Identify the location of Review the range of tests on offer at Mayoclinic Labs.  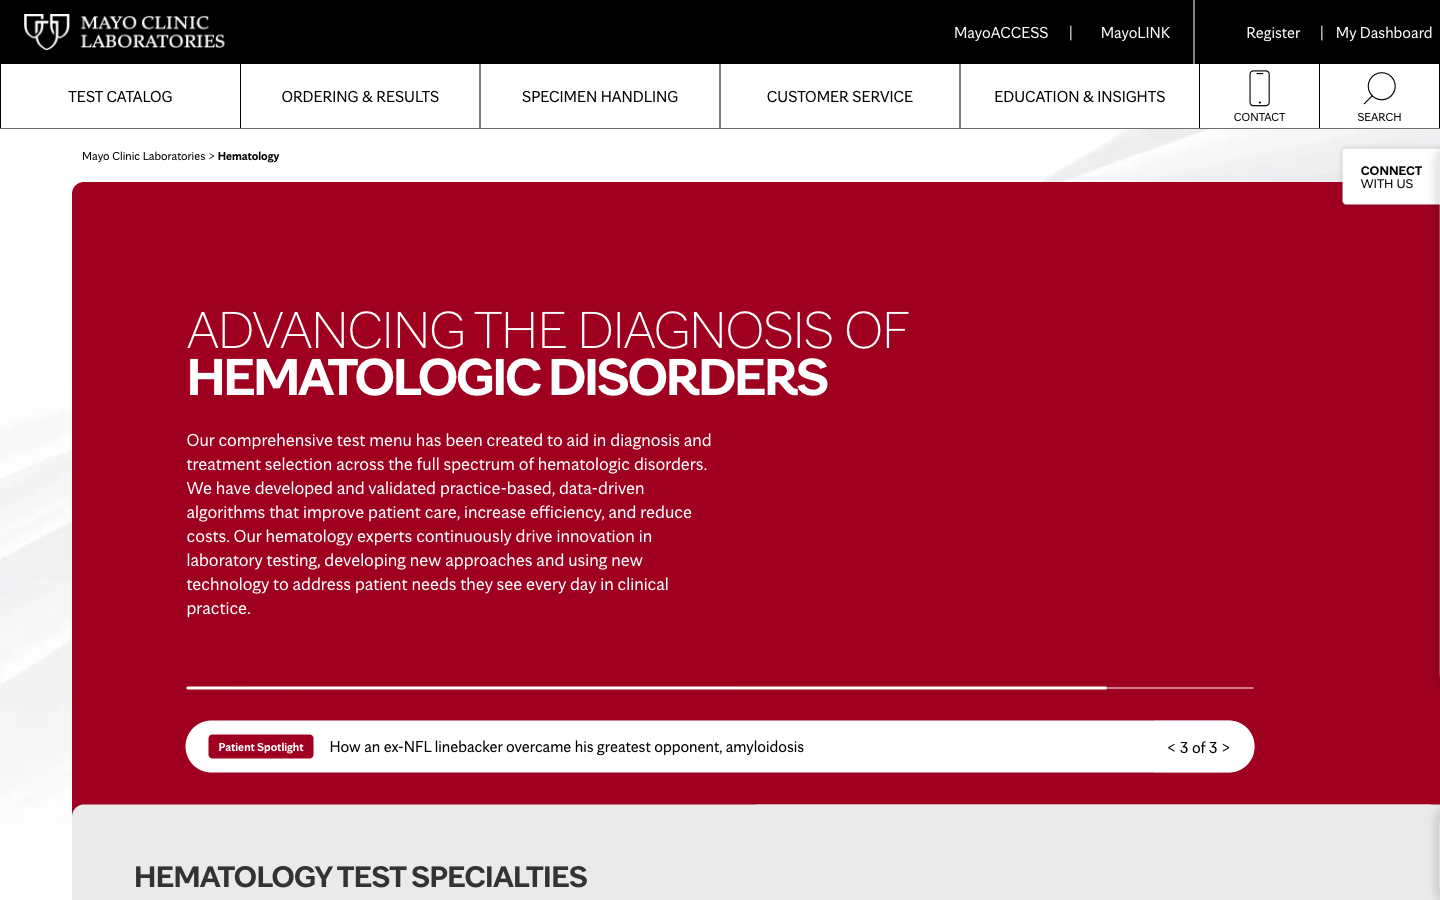
(120, 95).